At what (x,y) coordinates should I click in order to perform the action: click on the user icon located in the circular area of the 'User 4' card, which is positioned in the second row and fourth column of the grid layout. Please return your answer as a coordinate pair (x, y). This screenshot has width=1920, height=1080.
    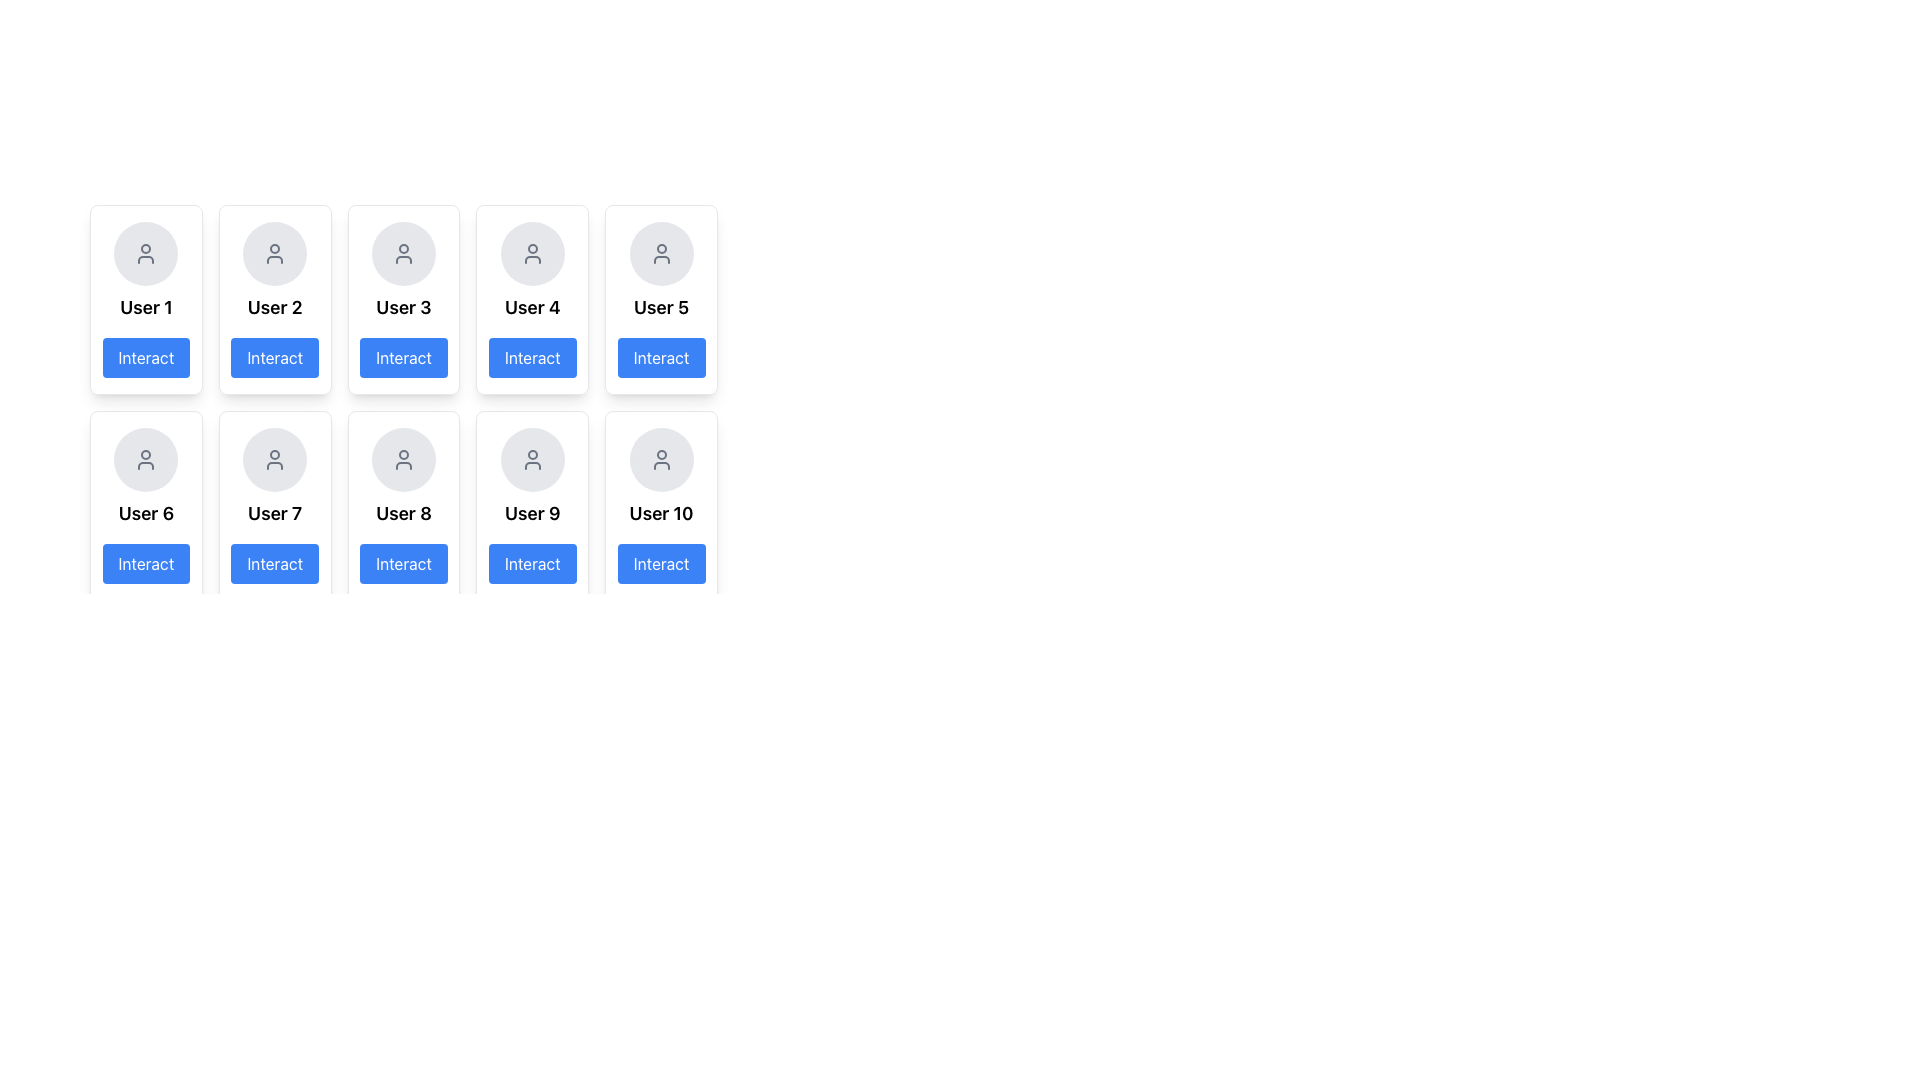
    Looking at the image, I should click on (532, 253).